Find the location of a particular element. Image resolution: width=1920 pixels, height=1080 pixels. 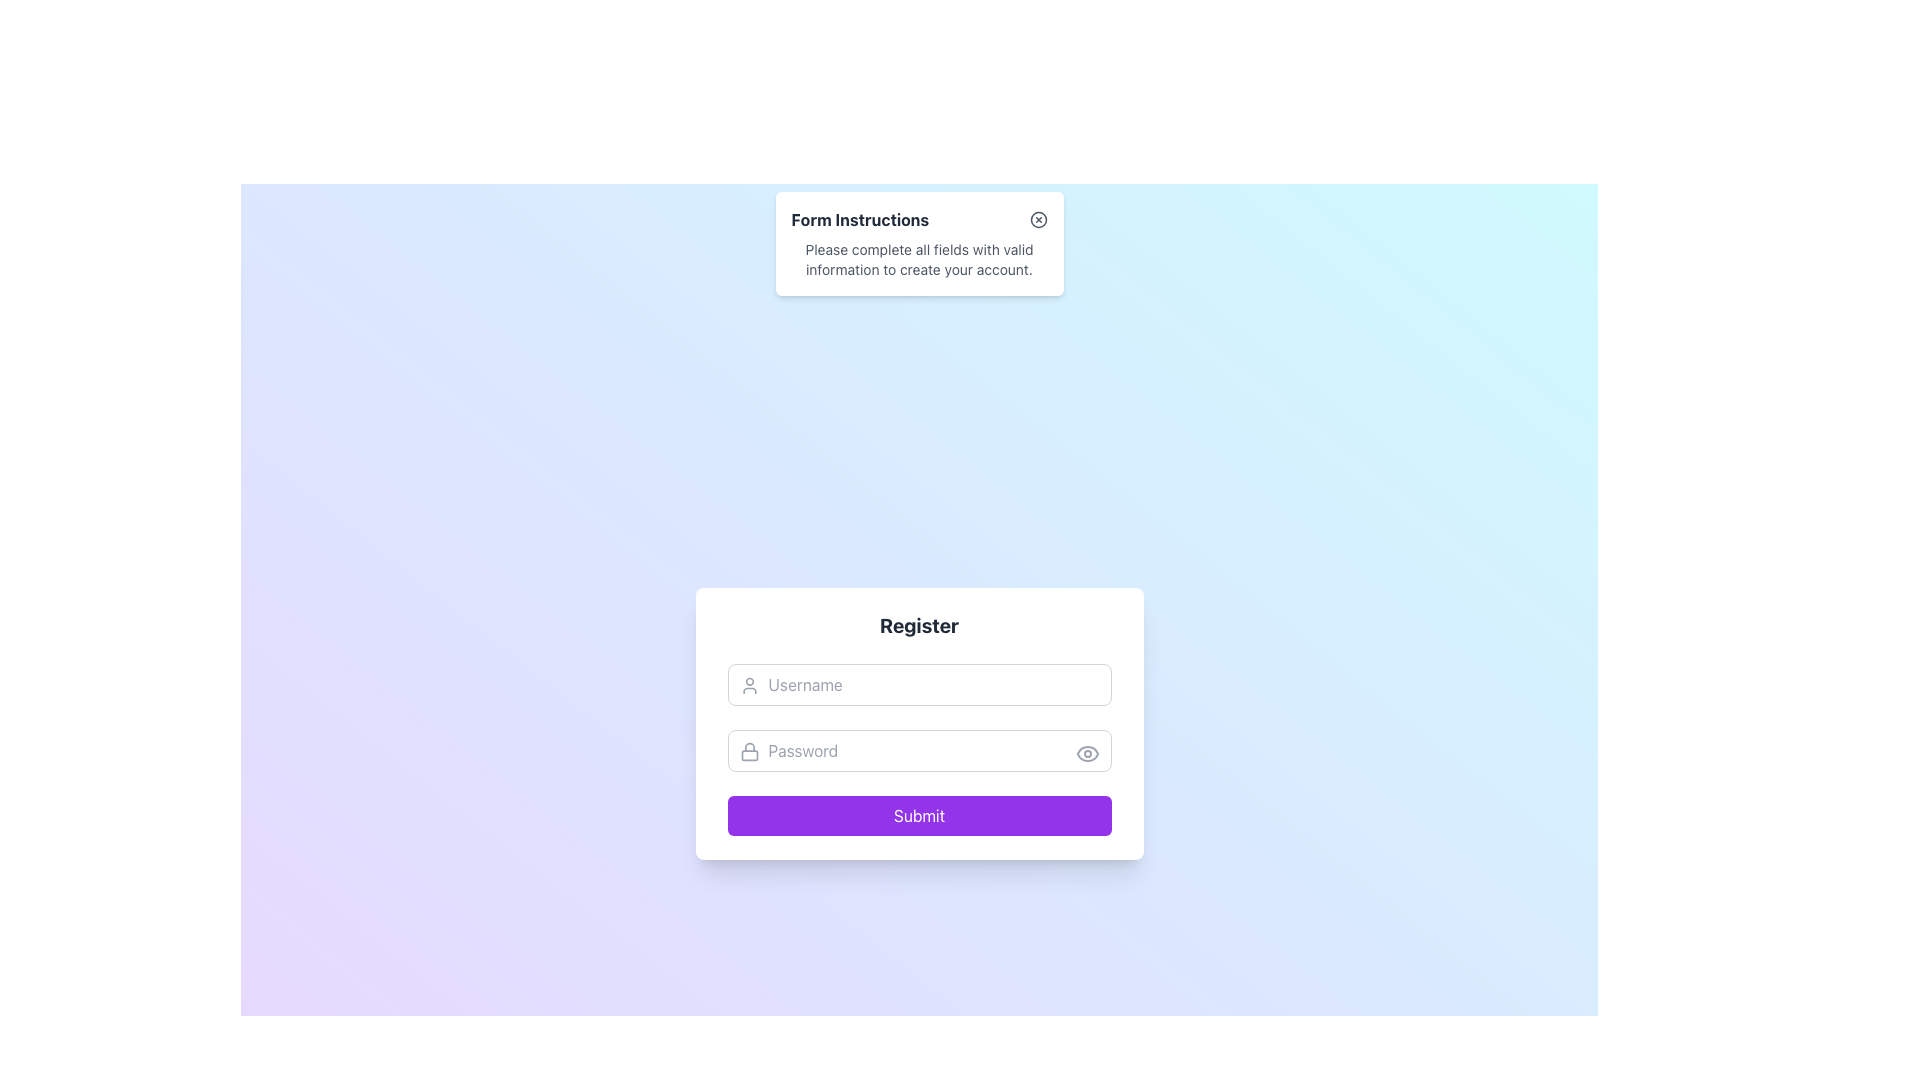

the bold text labeled 'Form Instructions' which is styled in dark gray color and provides guidance for a form is located at coordinates (860, 219).